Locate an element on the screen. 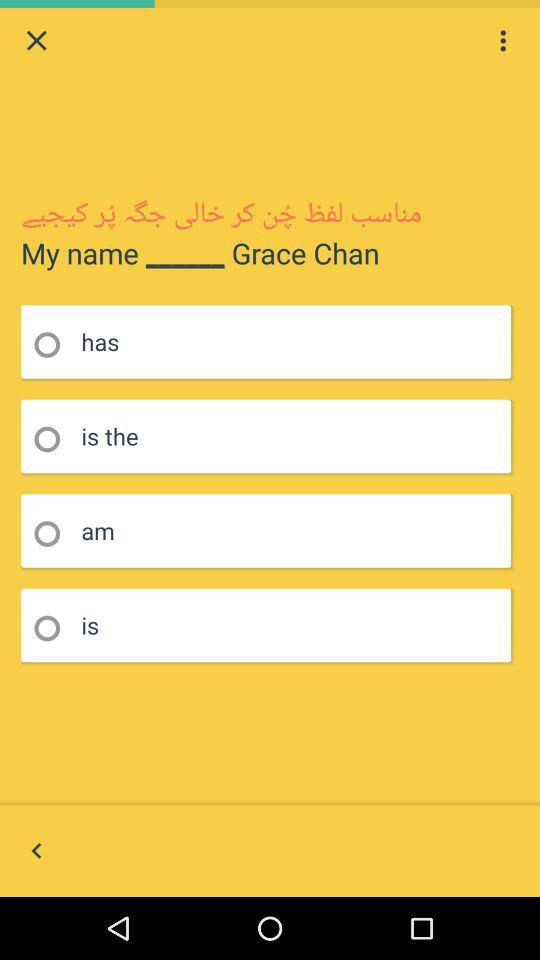 Image resolution: width=540 pixels, height=960 pixels. selection button is located at coordinates (53, 439).